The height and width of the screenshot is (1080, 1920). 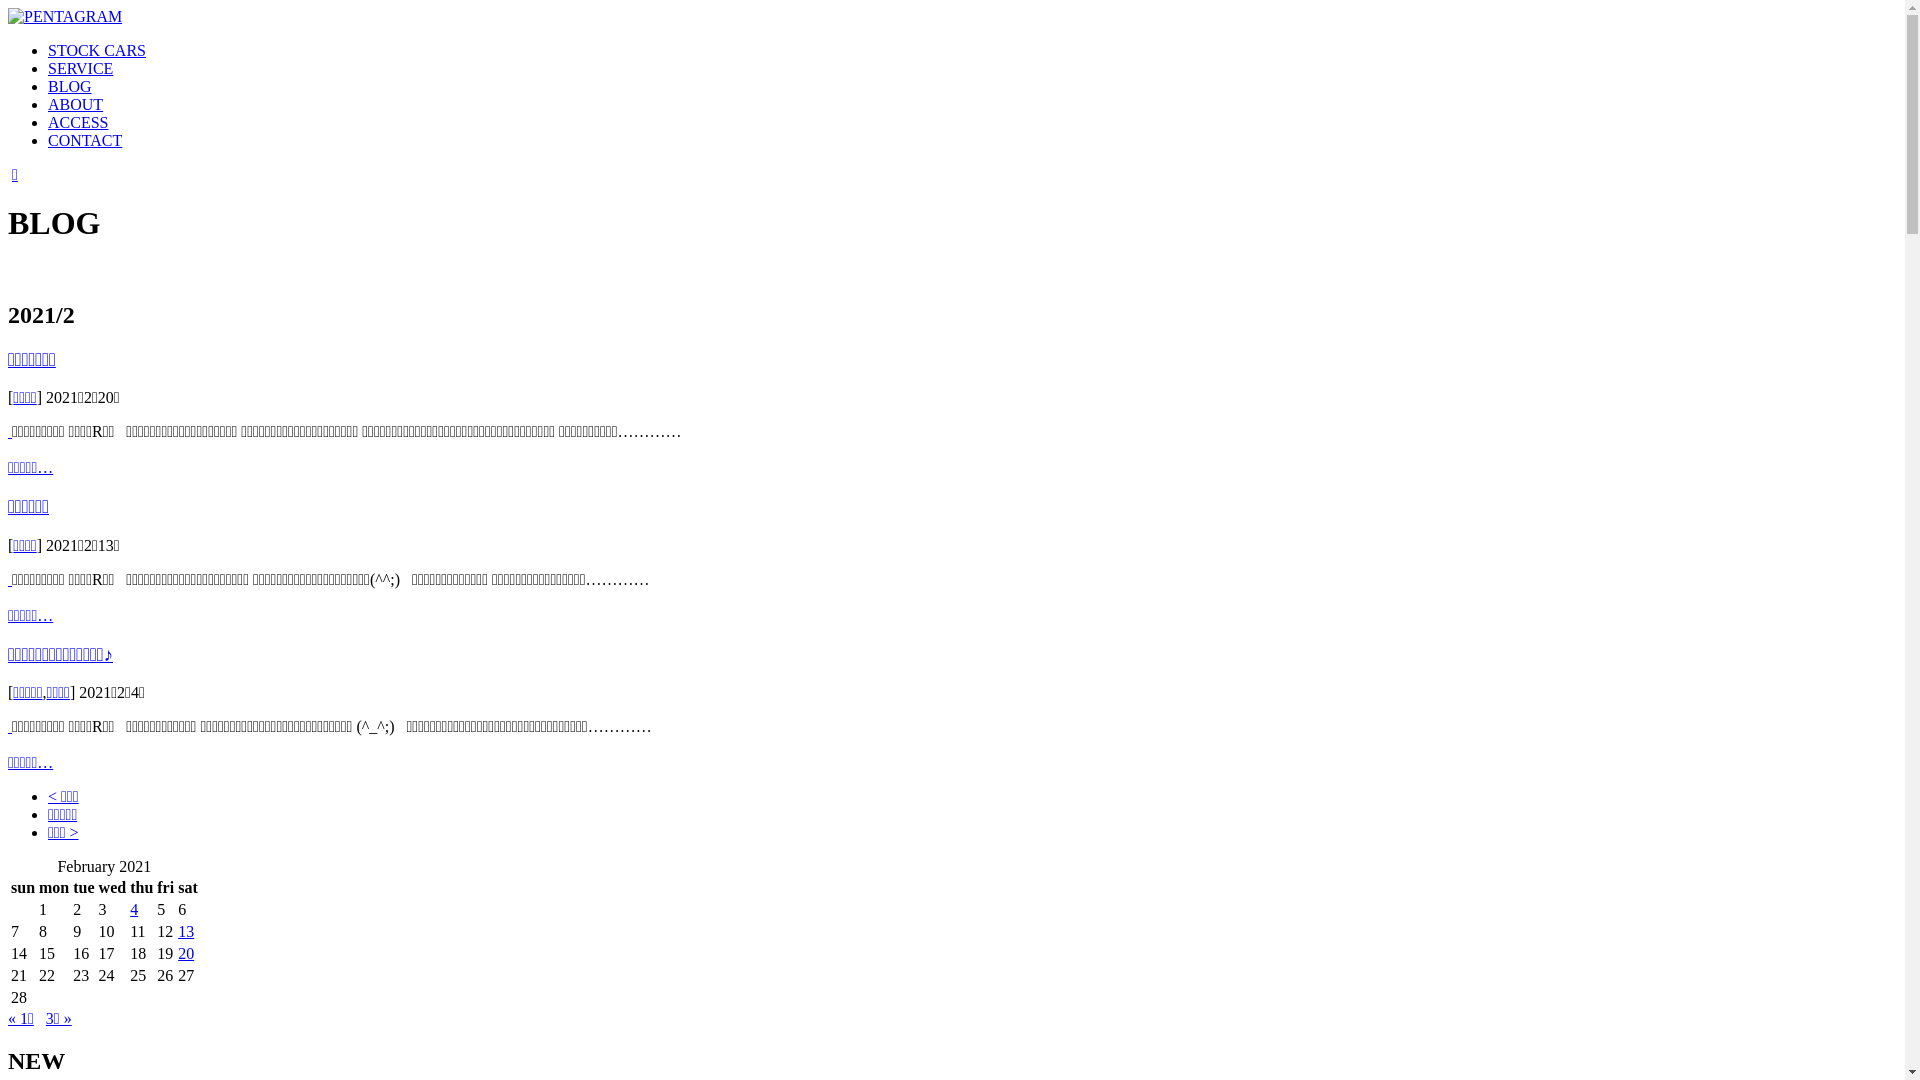 What do you see at coordinates (186, 952) in the screenshot?
I see `'20'` at bounding box center [186, 952].